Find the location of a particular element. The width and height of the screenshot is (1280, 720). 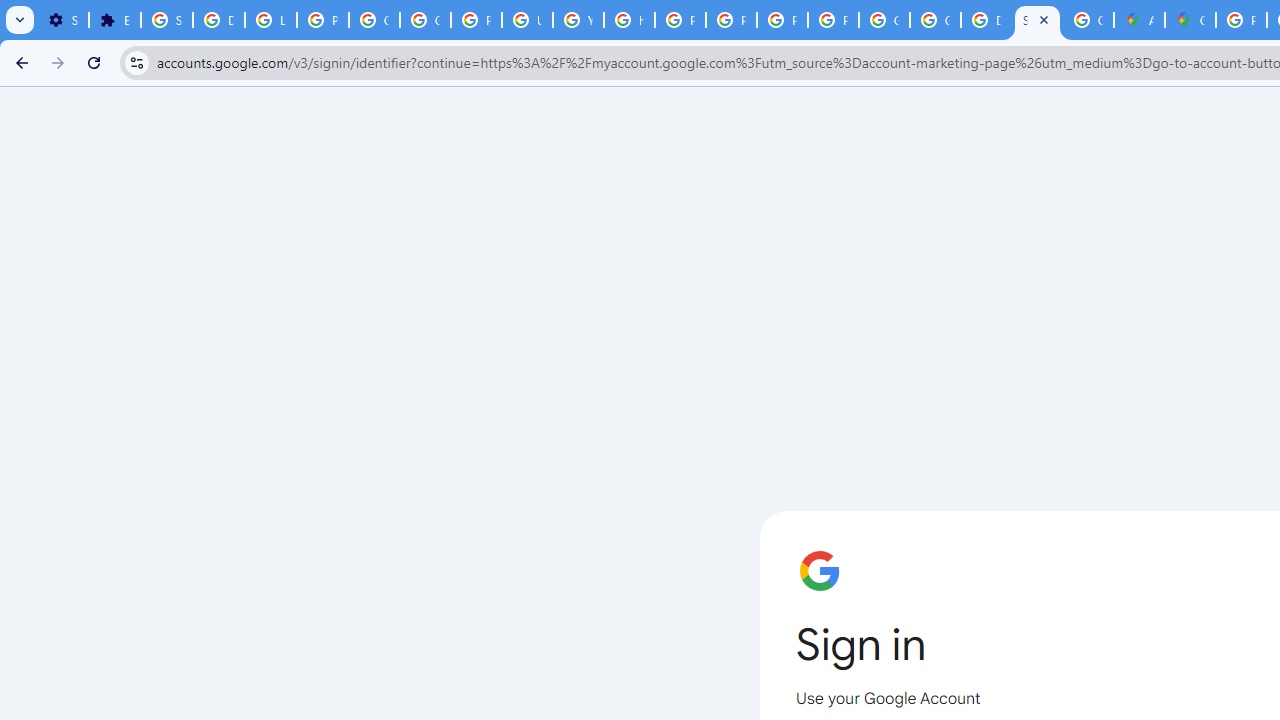

'Learn how to find your photos - Google Photos Help' is located at coordinates (269, 20).